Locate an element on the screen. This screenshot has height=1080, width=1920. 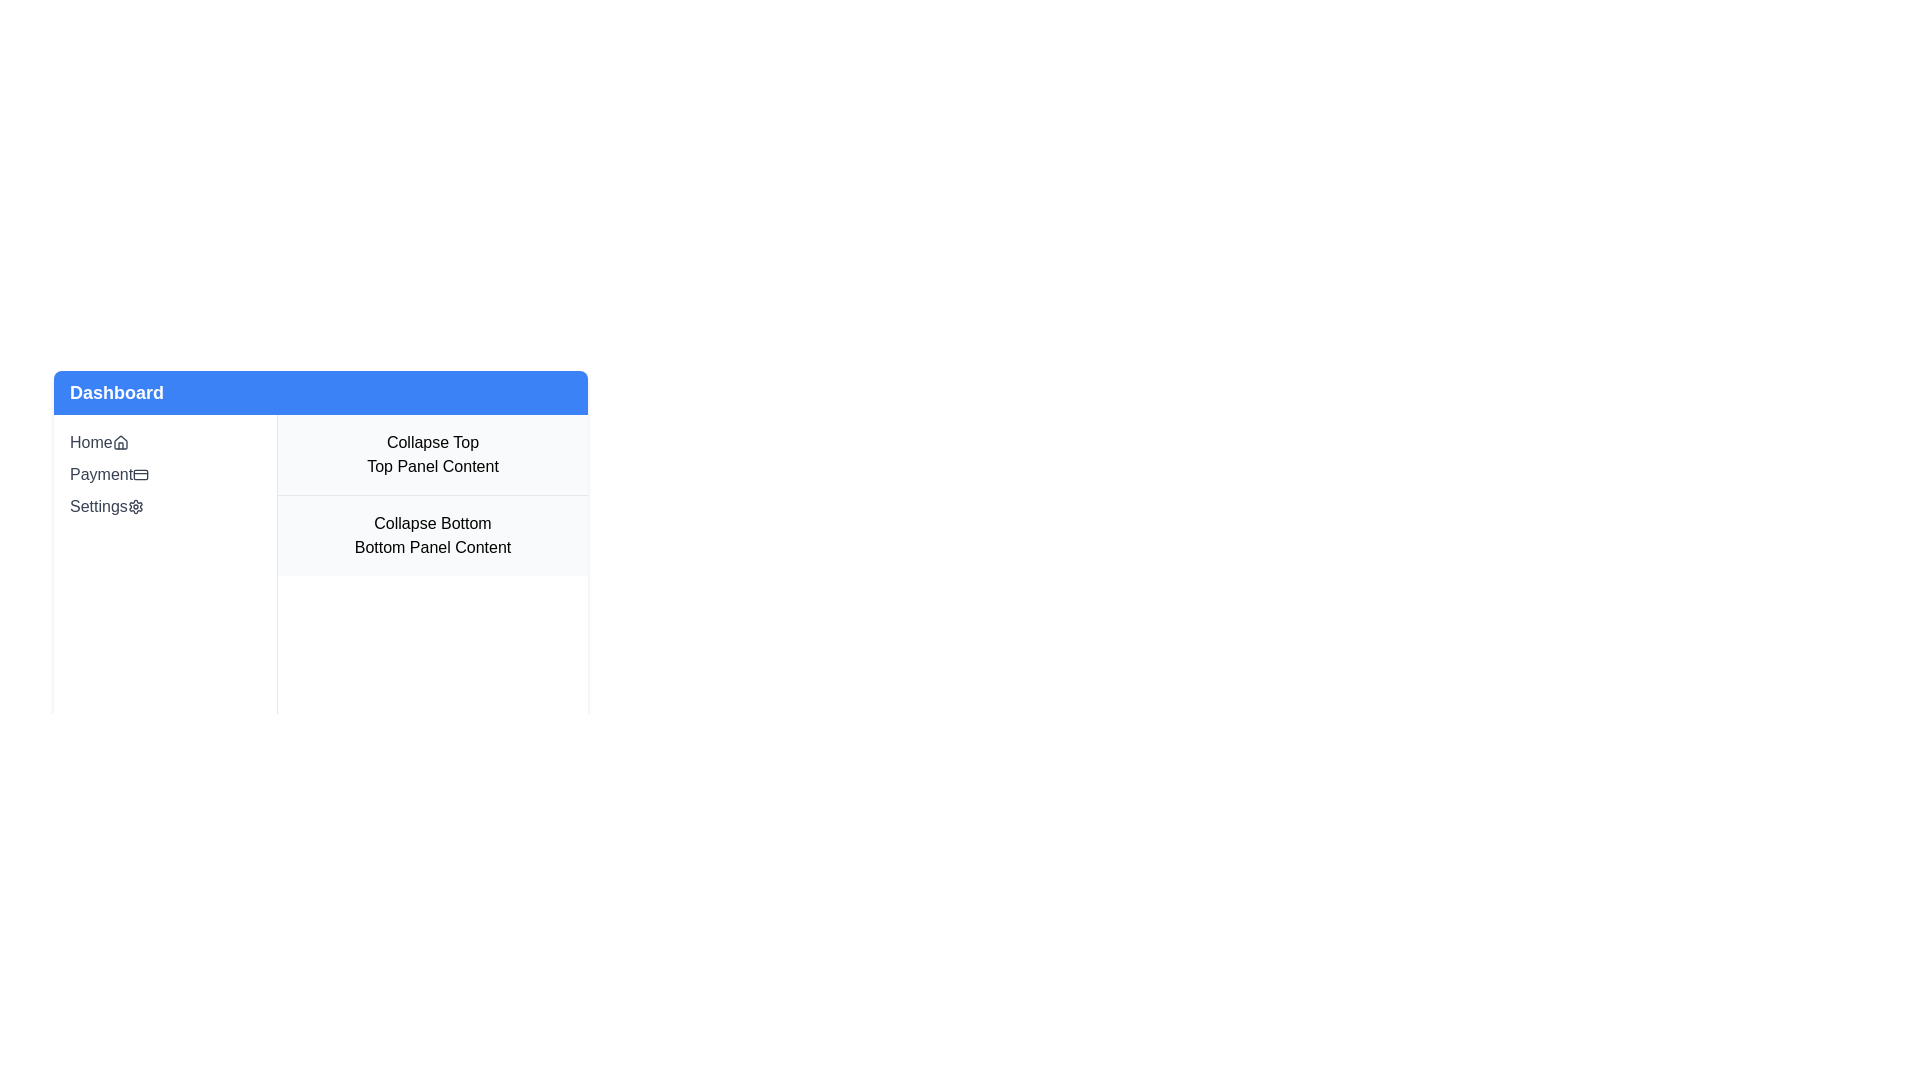
the Gear icon in the settings menu is located at coordinates (134, 505).